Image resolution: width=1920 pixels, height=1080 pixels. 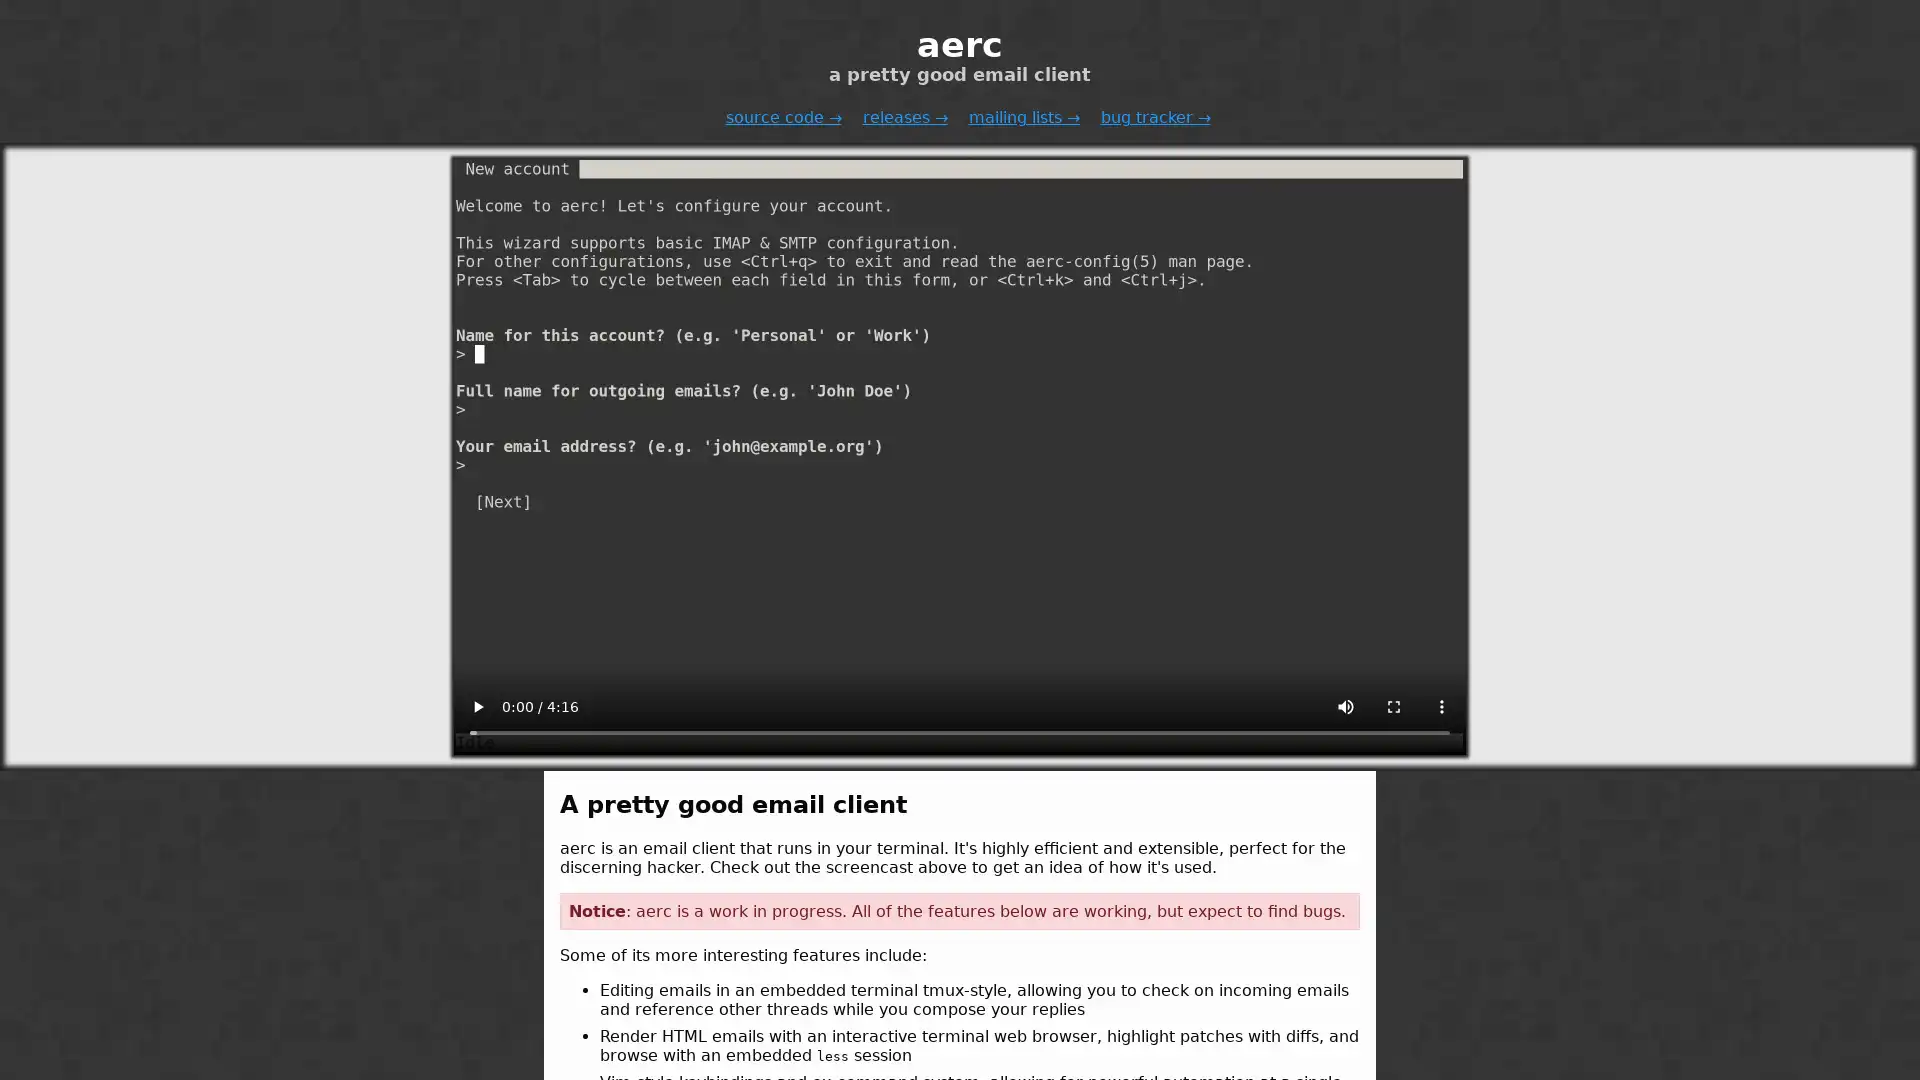 What do you see at coordinates (1345, 705) in the screenshot?
I see `mute` at bounding box center [1345, 705].